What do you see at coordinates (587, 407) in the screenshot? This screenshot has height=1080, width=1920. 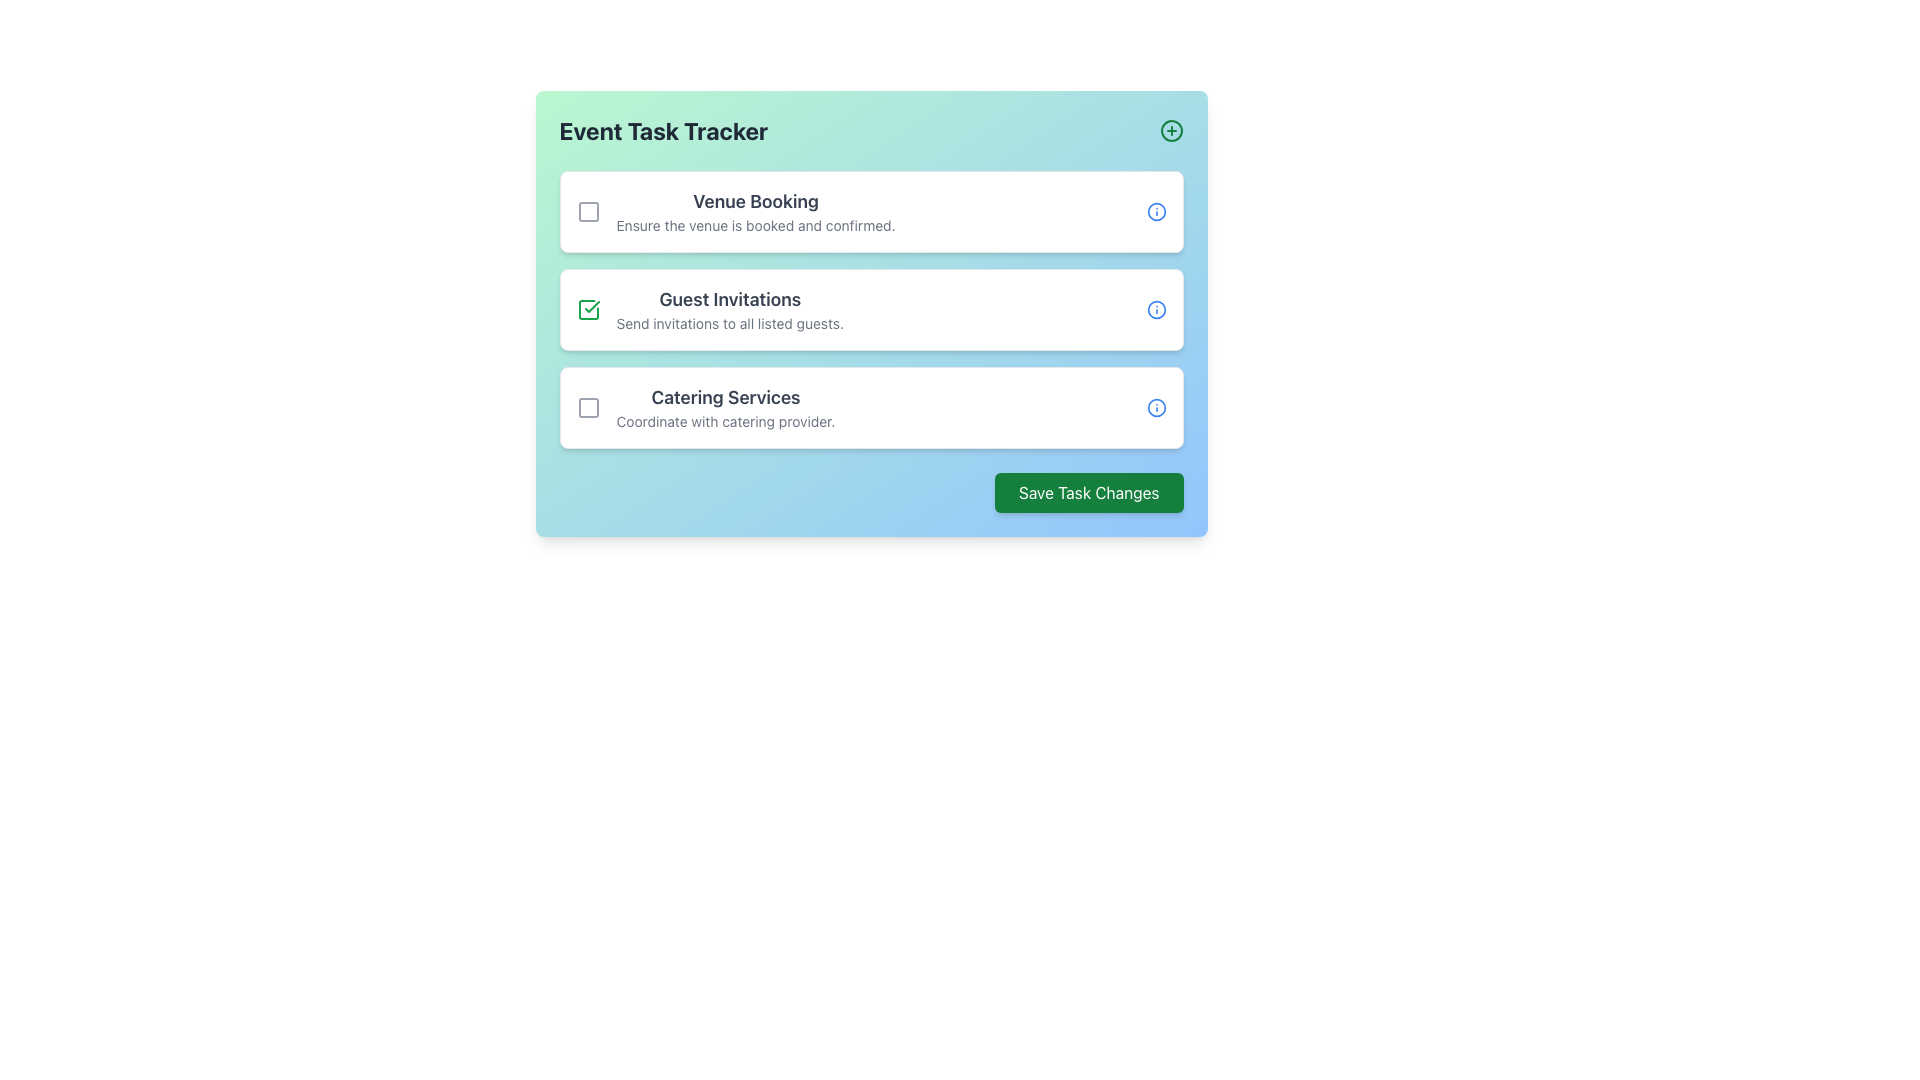 I see `to interact with the Checkbox-like element (non-standard) located in the third row of the task list, adjacent to the 'Catering Services' task description` at bounding box center [587, 407].